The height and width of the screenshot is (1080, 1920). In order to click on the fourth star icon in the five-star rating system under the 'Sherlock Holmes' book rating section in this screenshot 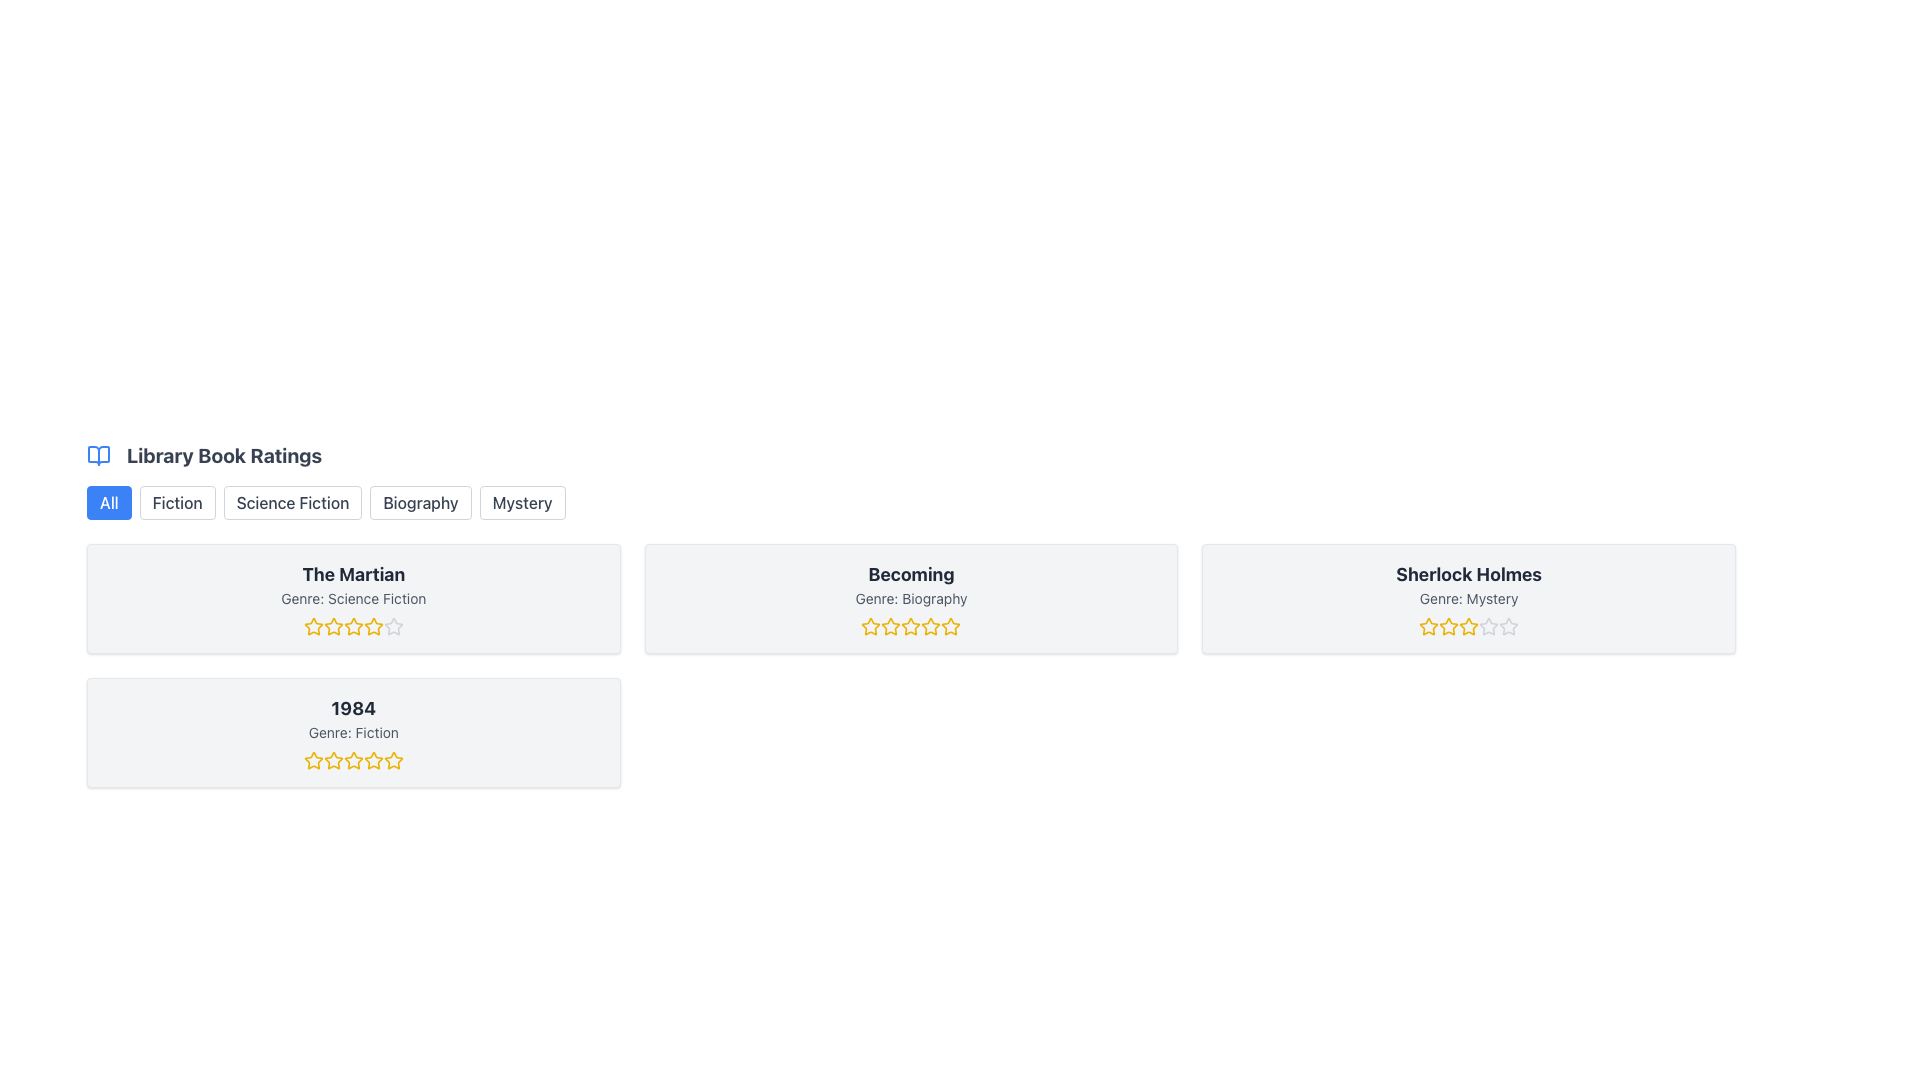, I will do `click(1488, 624)`.